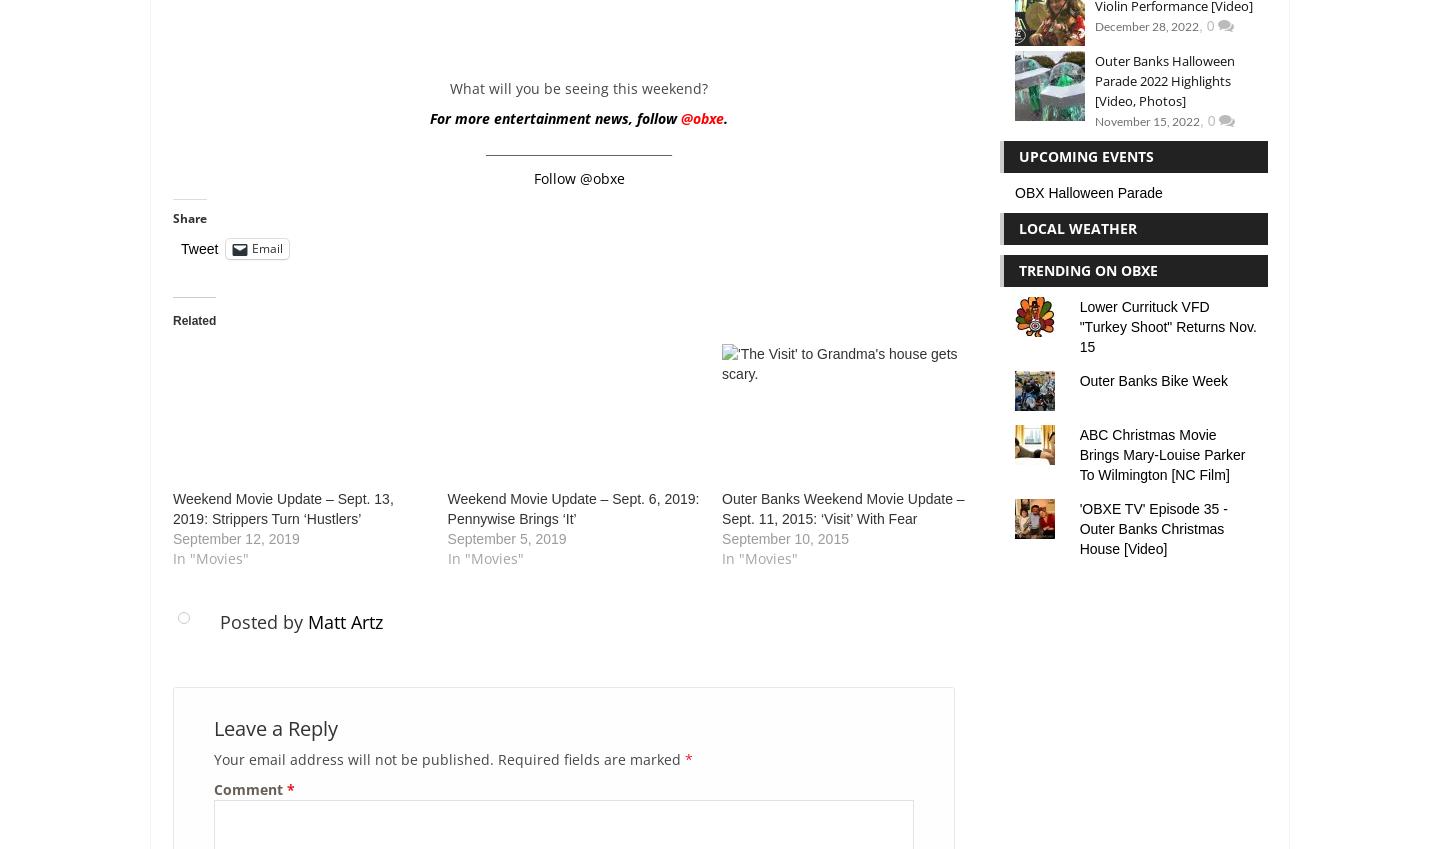 The height and width of the screenshot is (849, 1440). I want to click on ''OBXE TV' Episode 35 - Outer Banks Christmas House [Video]', so click(1153, 527).